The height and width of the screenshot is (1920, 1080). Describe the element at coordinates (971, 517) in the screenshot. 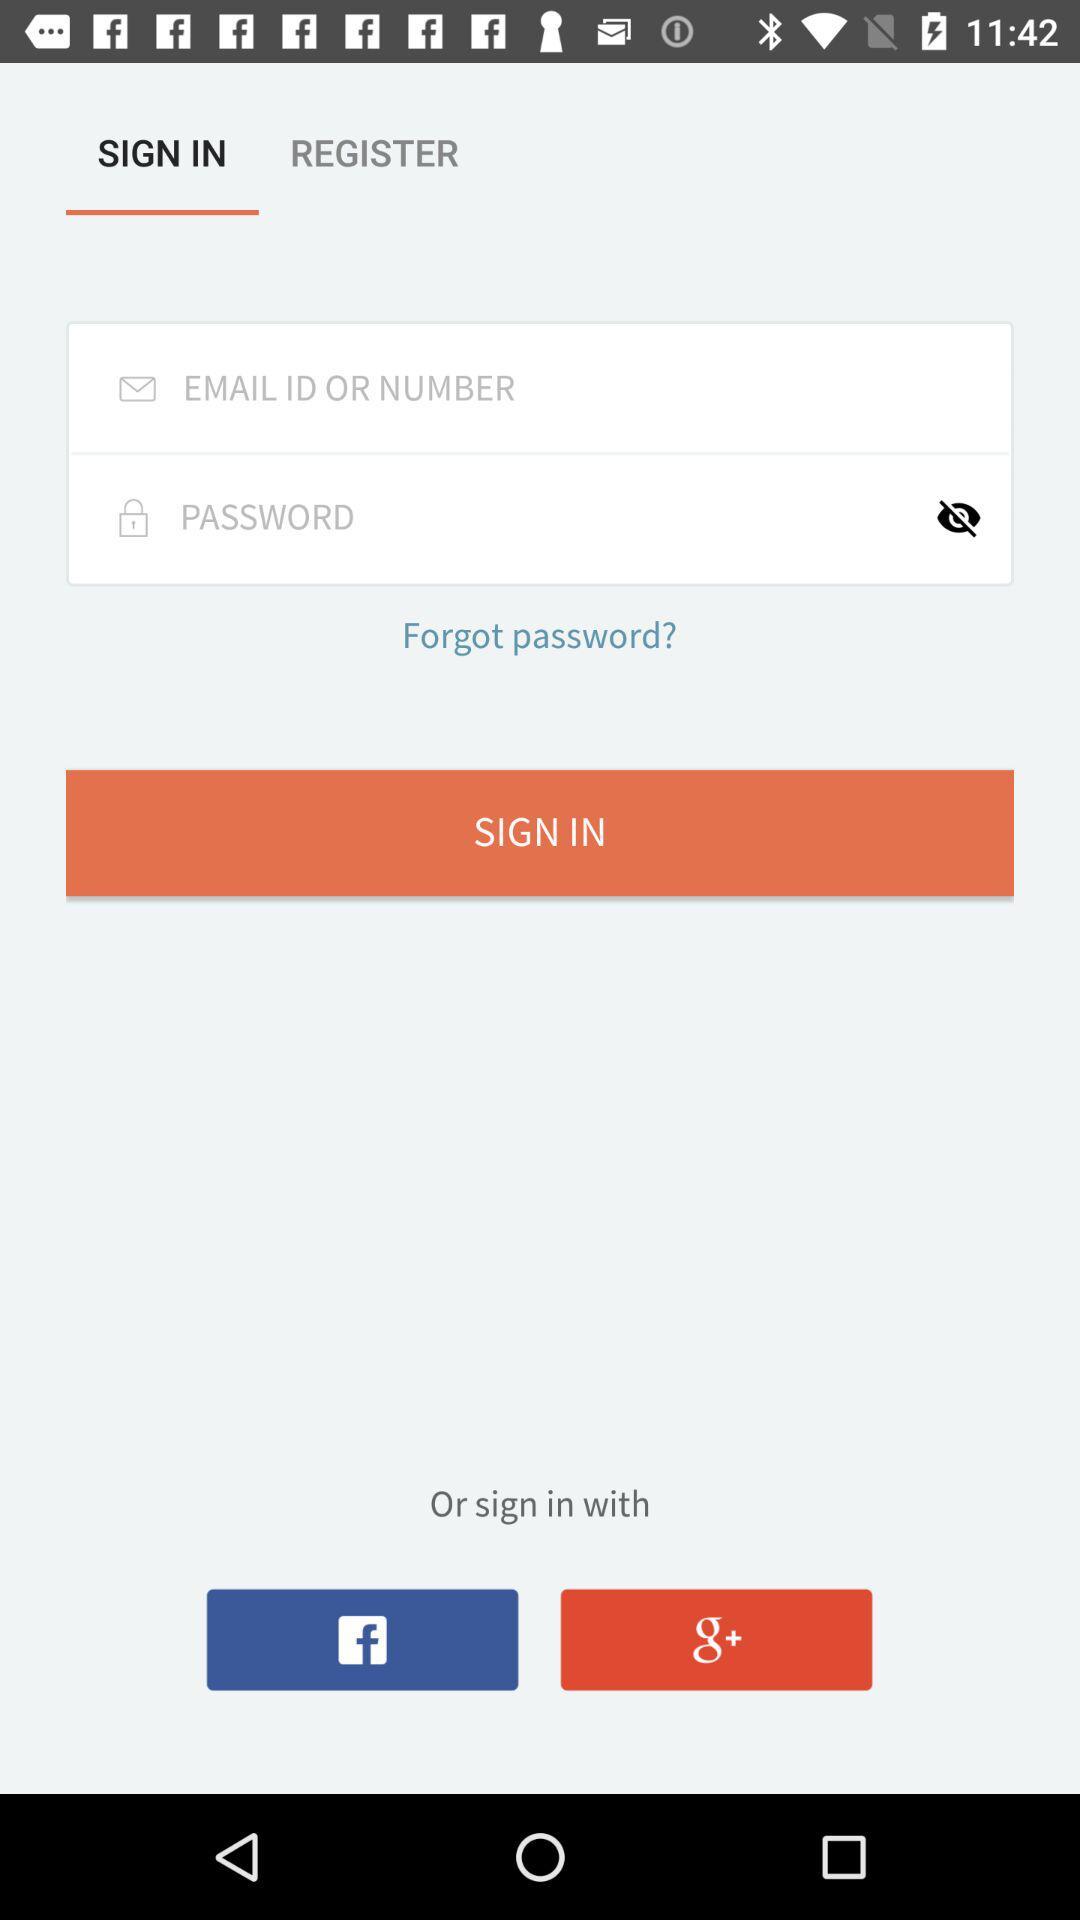

I see `item at the top right corner` at that location.